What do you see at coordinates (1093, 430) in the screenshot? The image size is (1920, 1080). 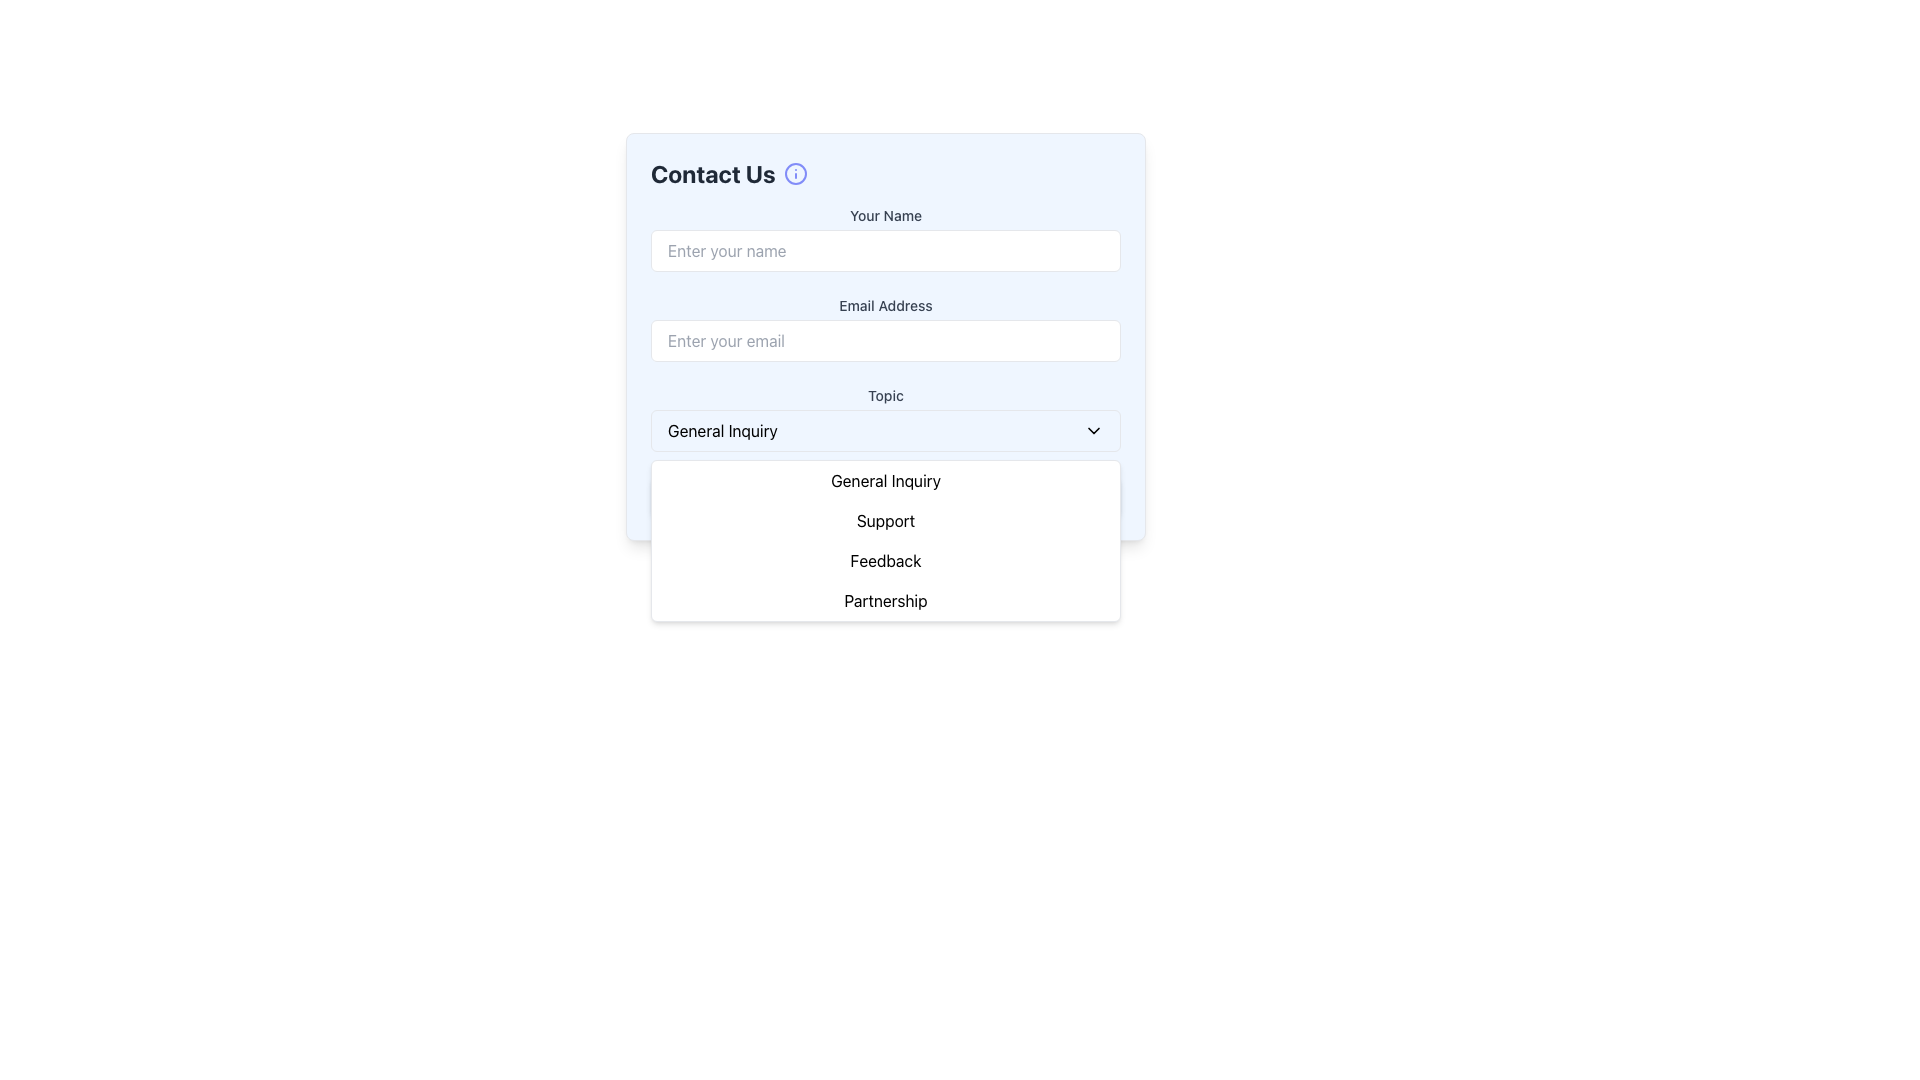 I see `the downward arrow icon inside the 'General Inquiry' button` at bounding box center [1093, 430].